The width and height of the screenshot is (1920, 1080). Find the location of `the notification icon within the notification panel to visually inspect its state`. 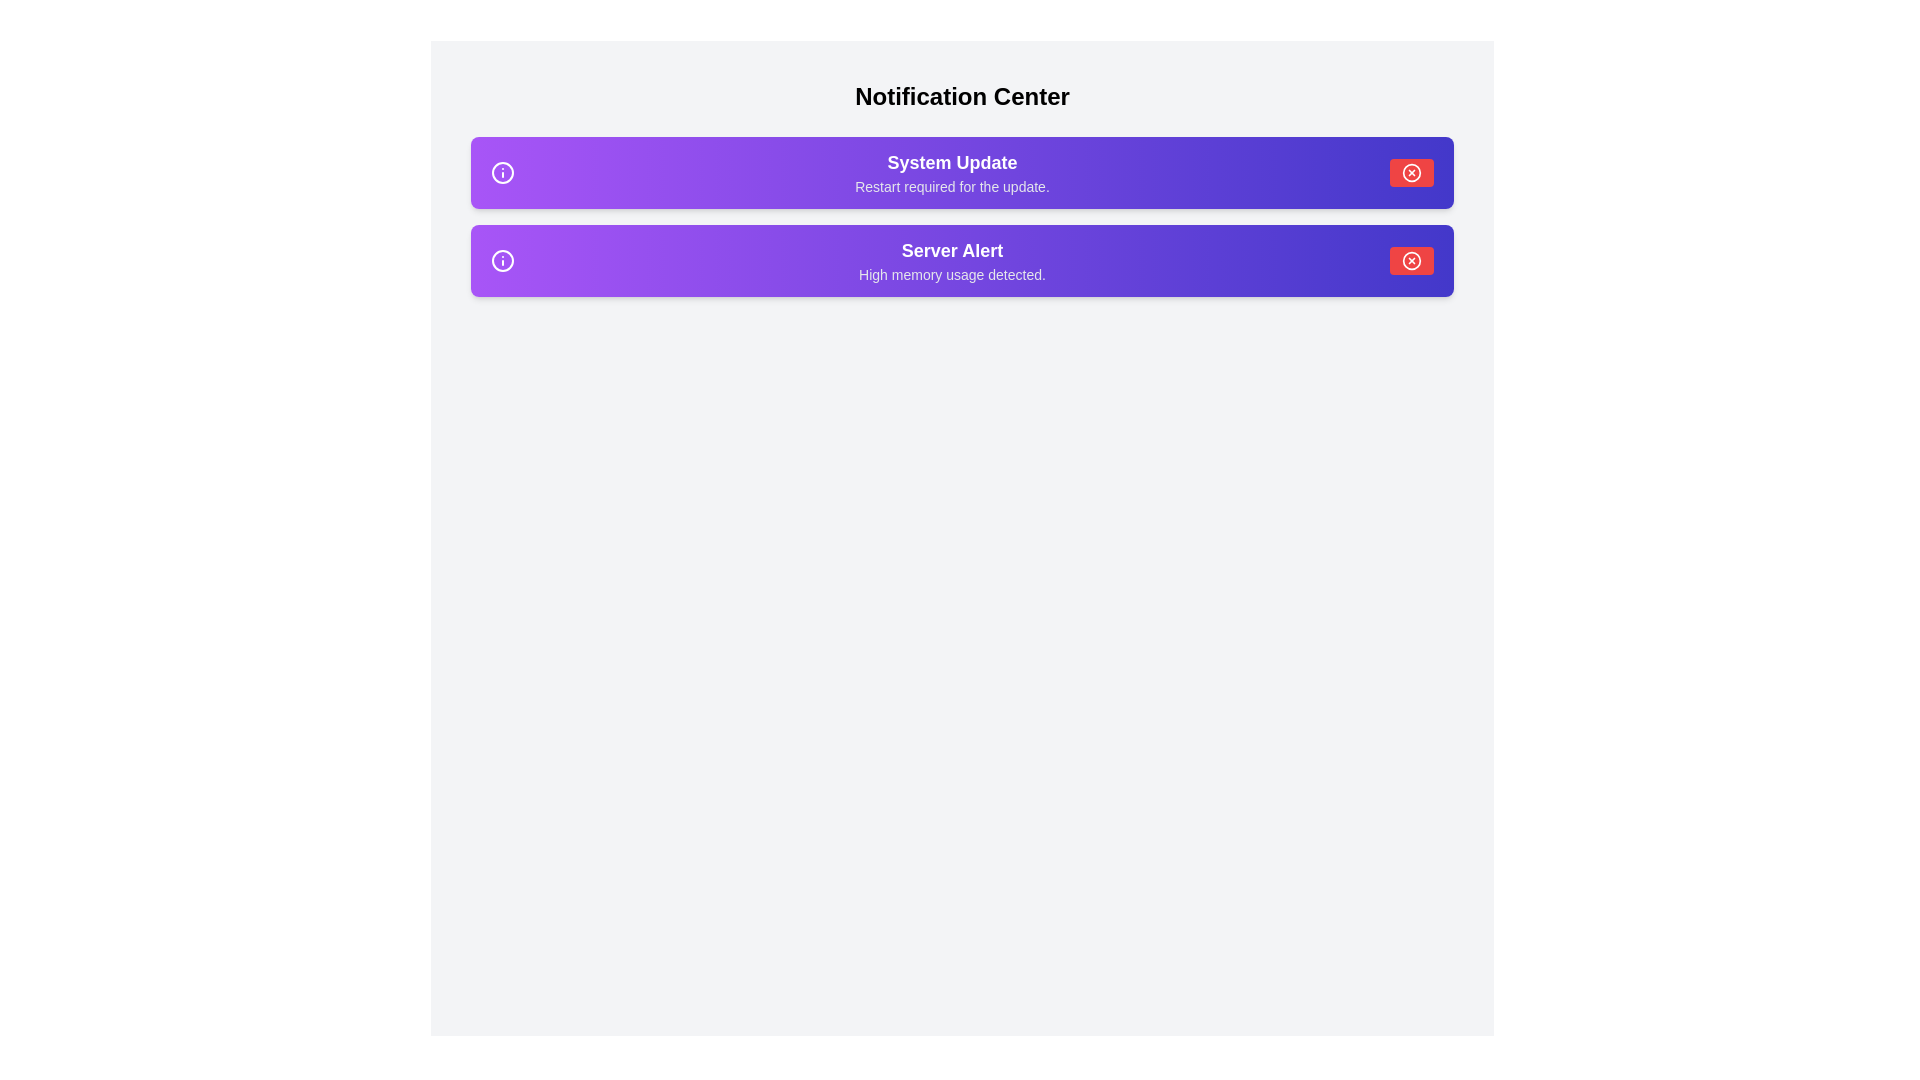

the notification icon within the notification panel to visually inspect its state is located at coordinates (503, 172).